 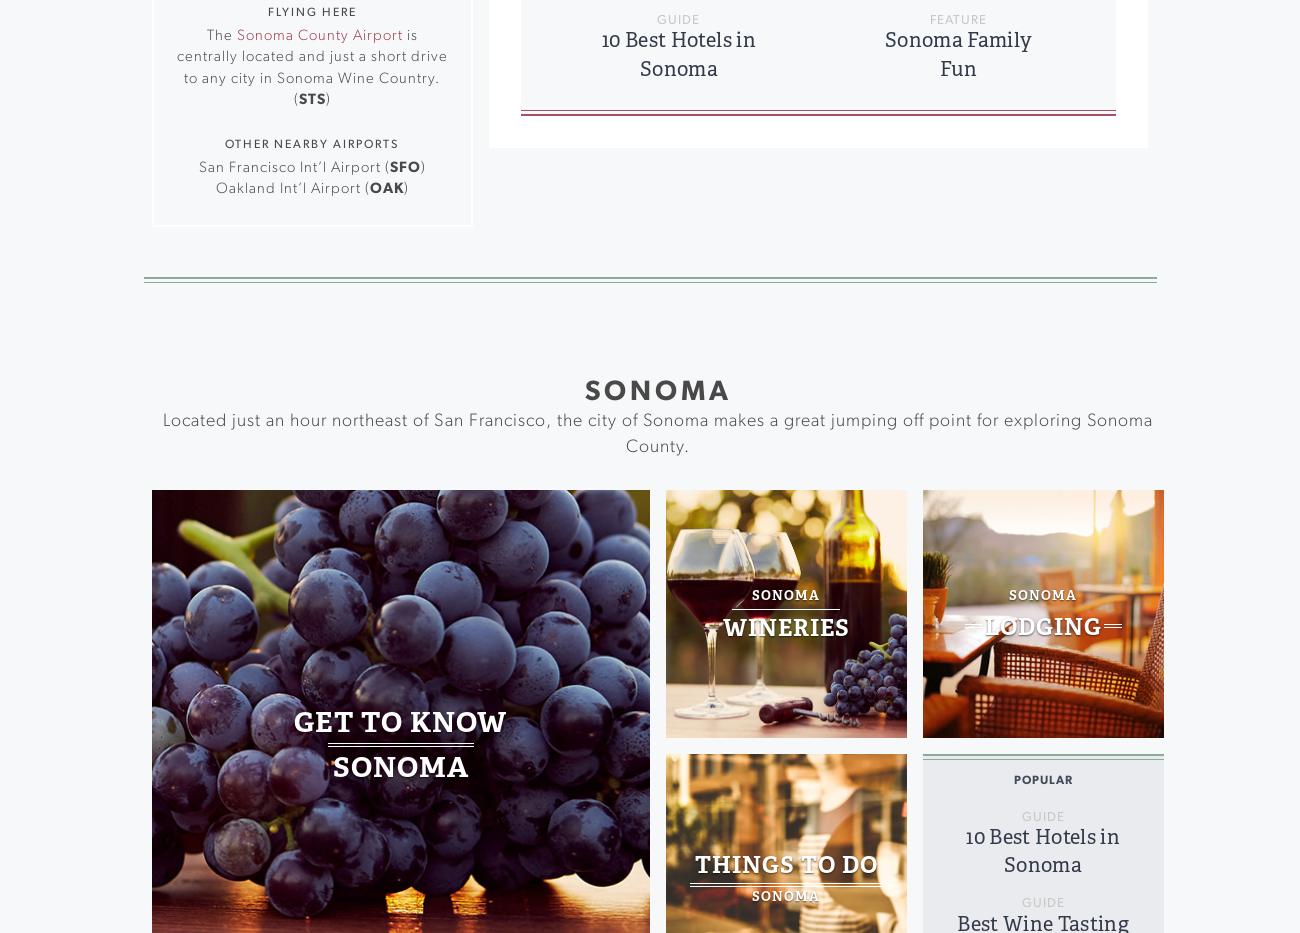 What do you see at coordinates (364, 207) in the screenshot?
I see `'Nightlife'` at bounding box center [364, 207].